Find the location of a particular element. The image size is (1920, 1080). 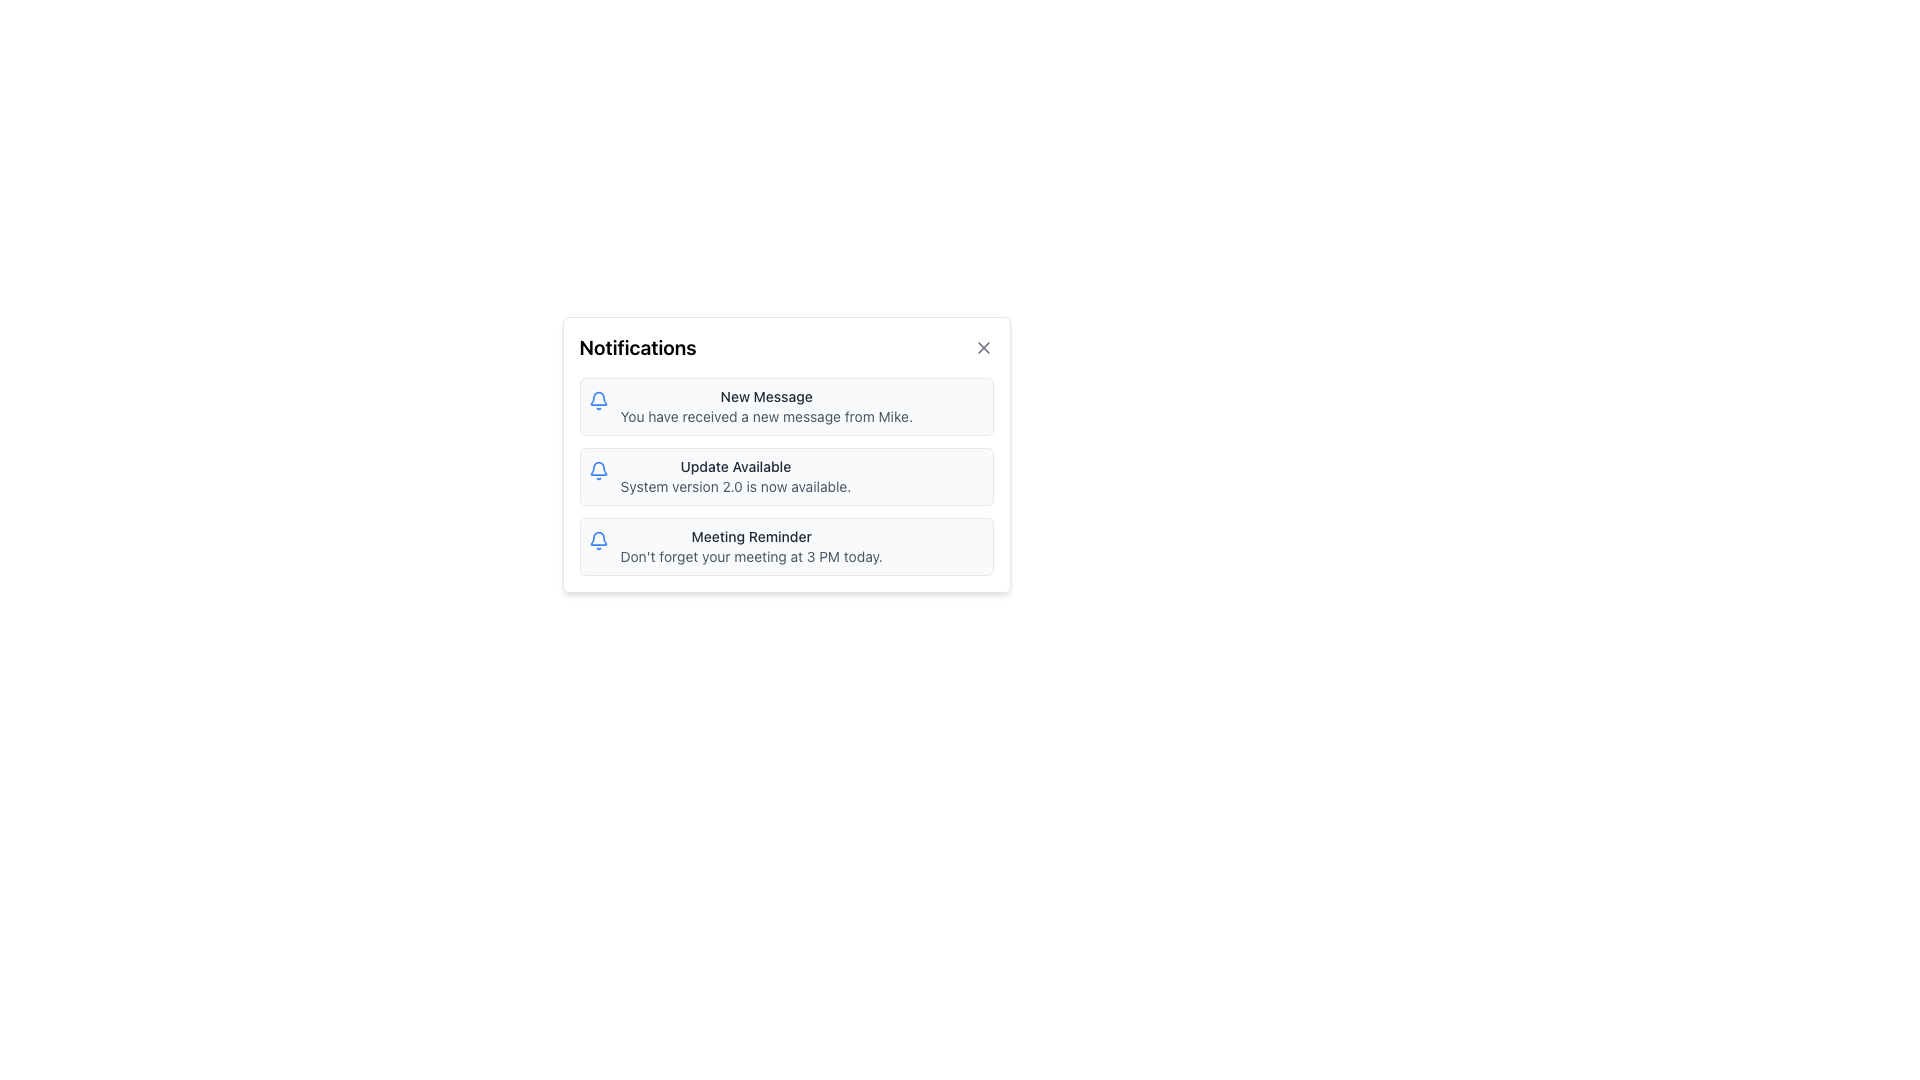

notification content from the second notification alert in the 'Notifications' card, which indicates the availability of a system version update is located at coordinates (734, 477).